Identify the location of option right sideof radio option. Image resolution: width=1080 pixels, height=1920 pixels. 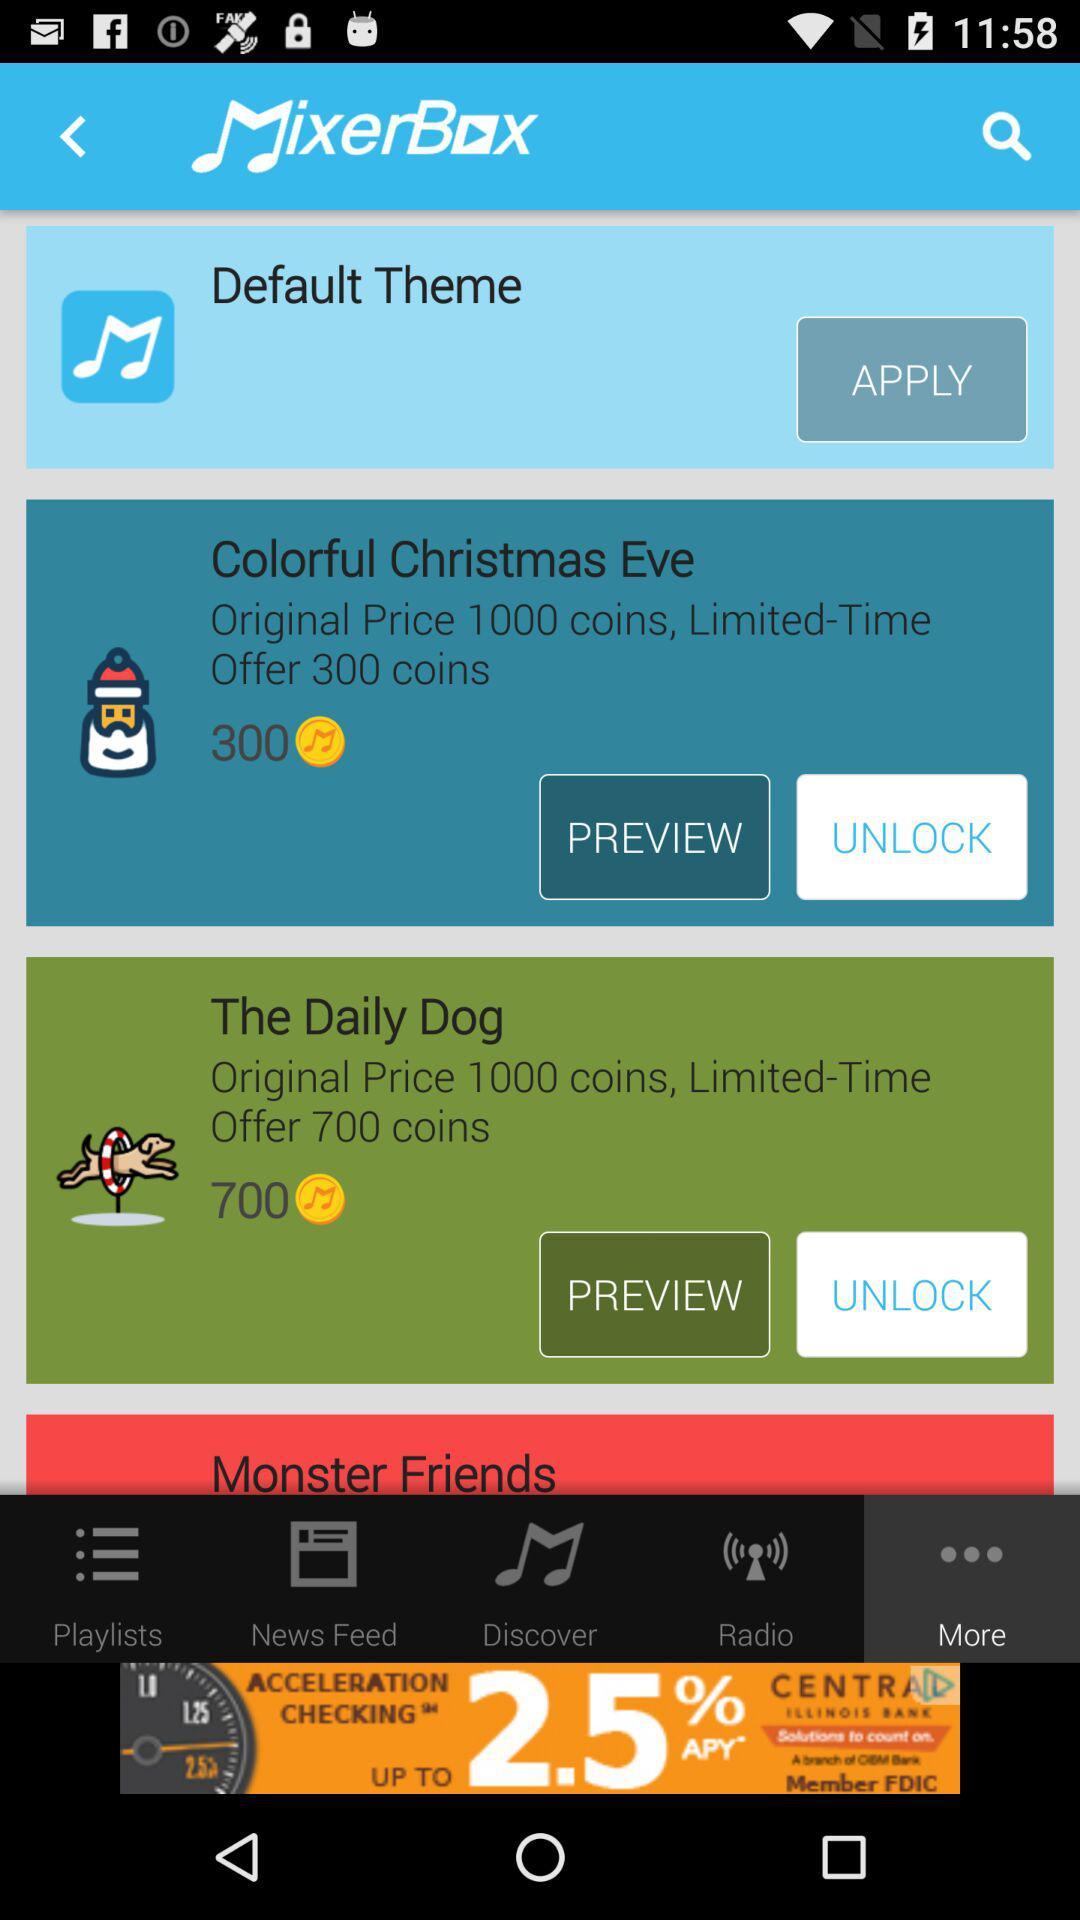
(971, 1578).